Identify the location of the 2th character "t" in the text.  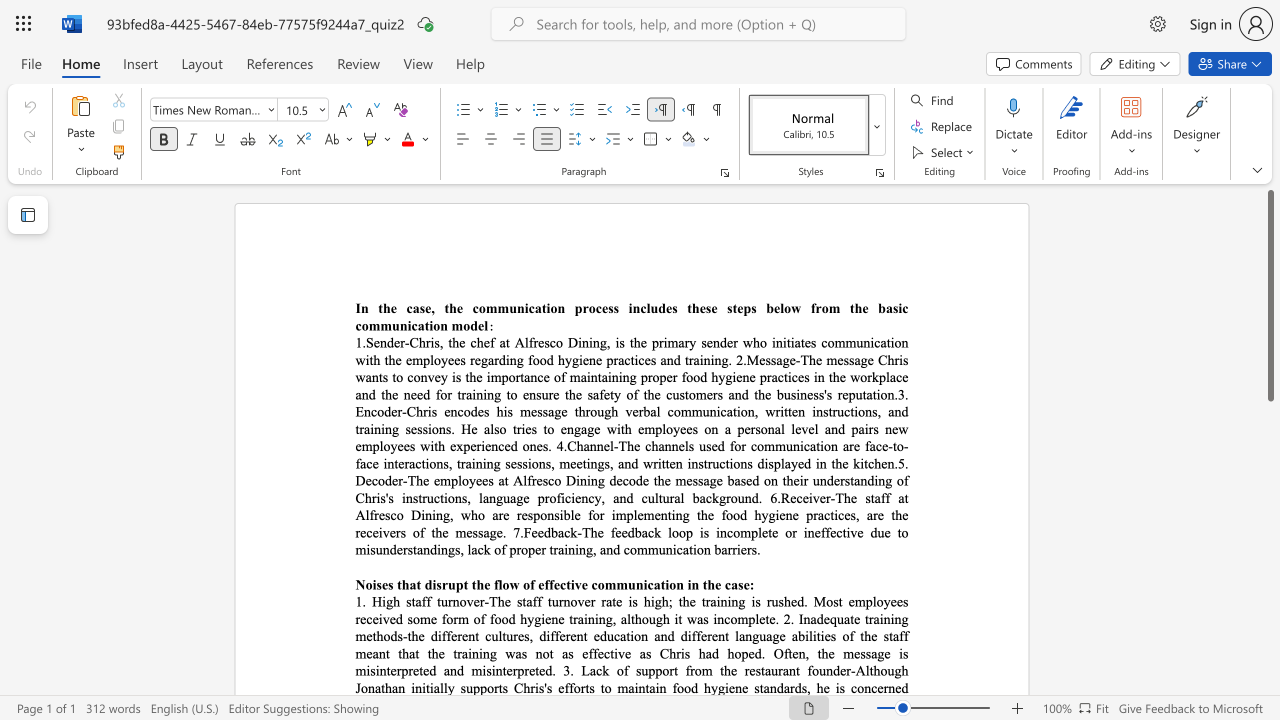
(504, 636).